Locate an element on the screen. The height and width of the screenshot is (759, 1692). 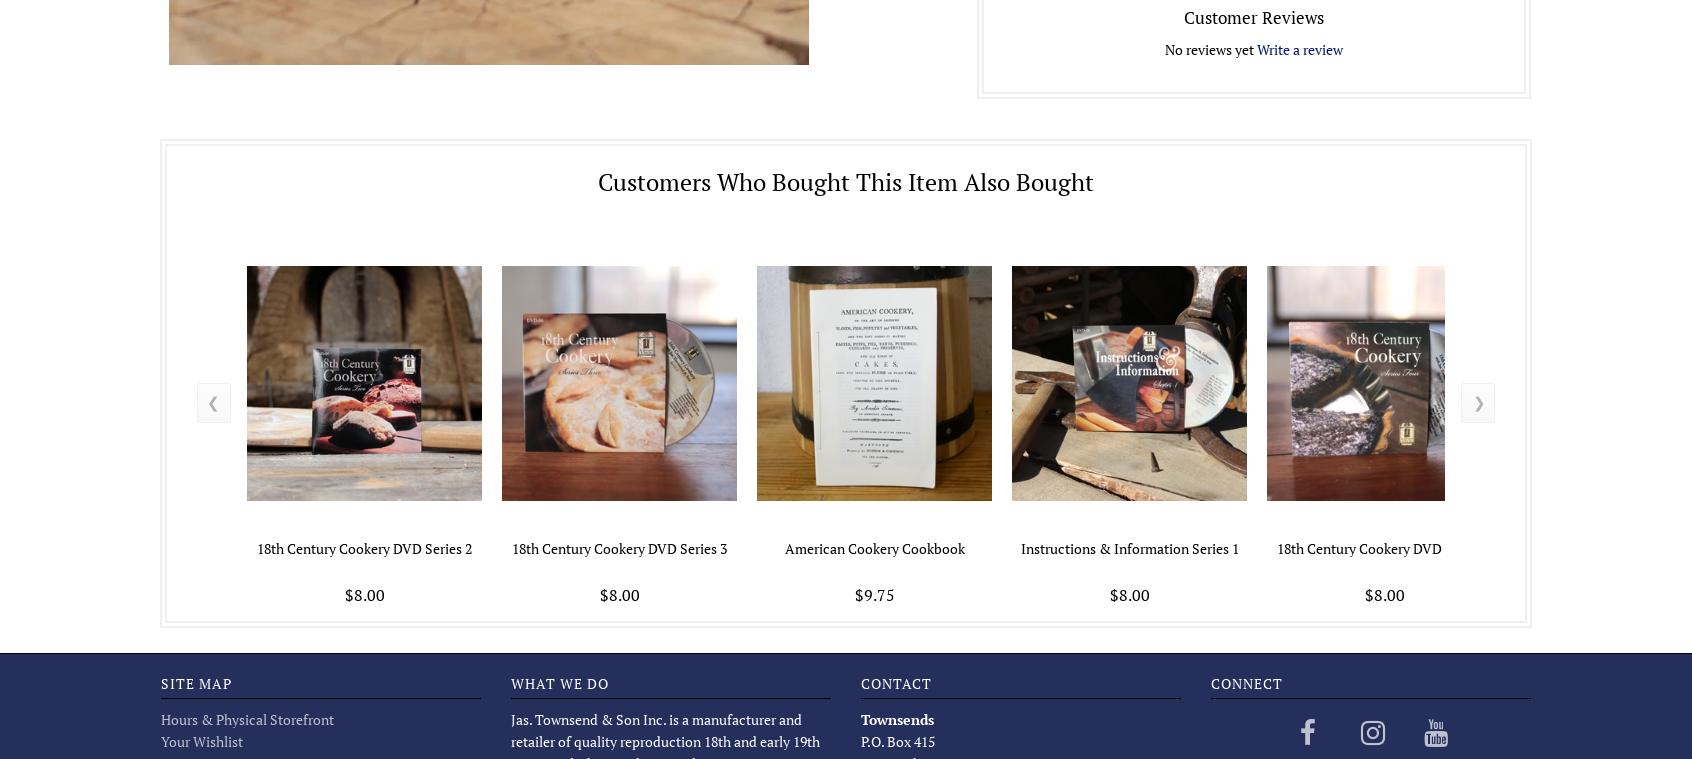
'Connect' is located at coordinates (1209, 682).